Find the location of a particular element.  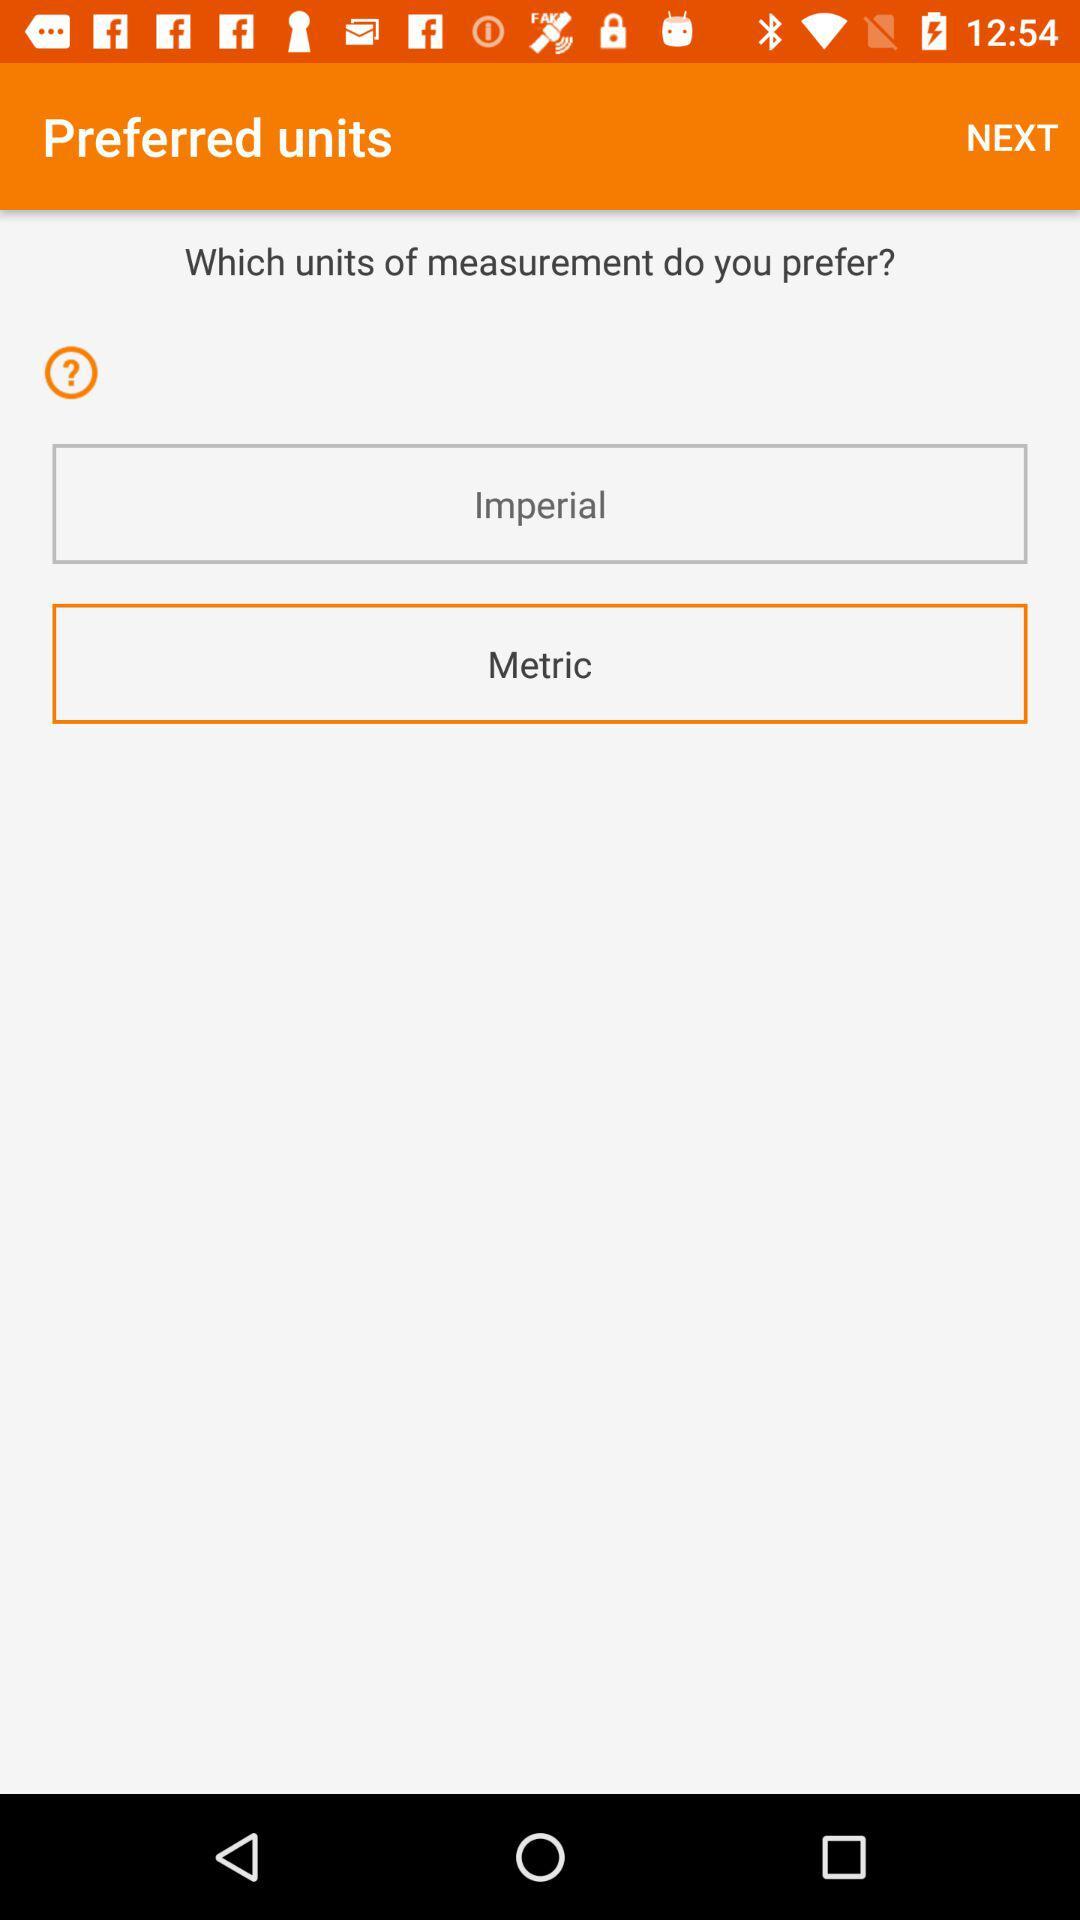

the imperial item is located at coordinates (540, 504).